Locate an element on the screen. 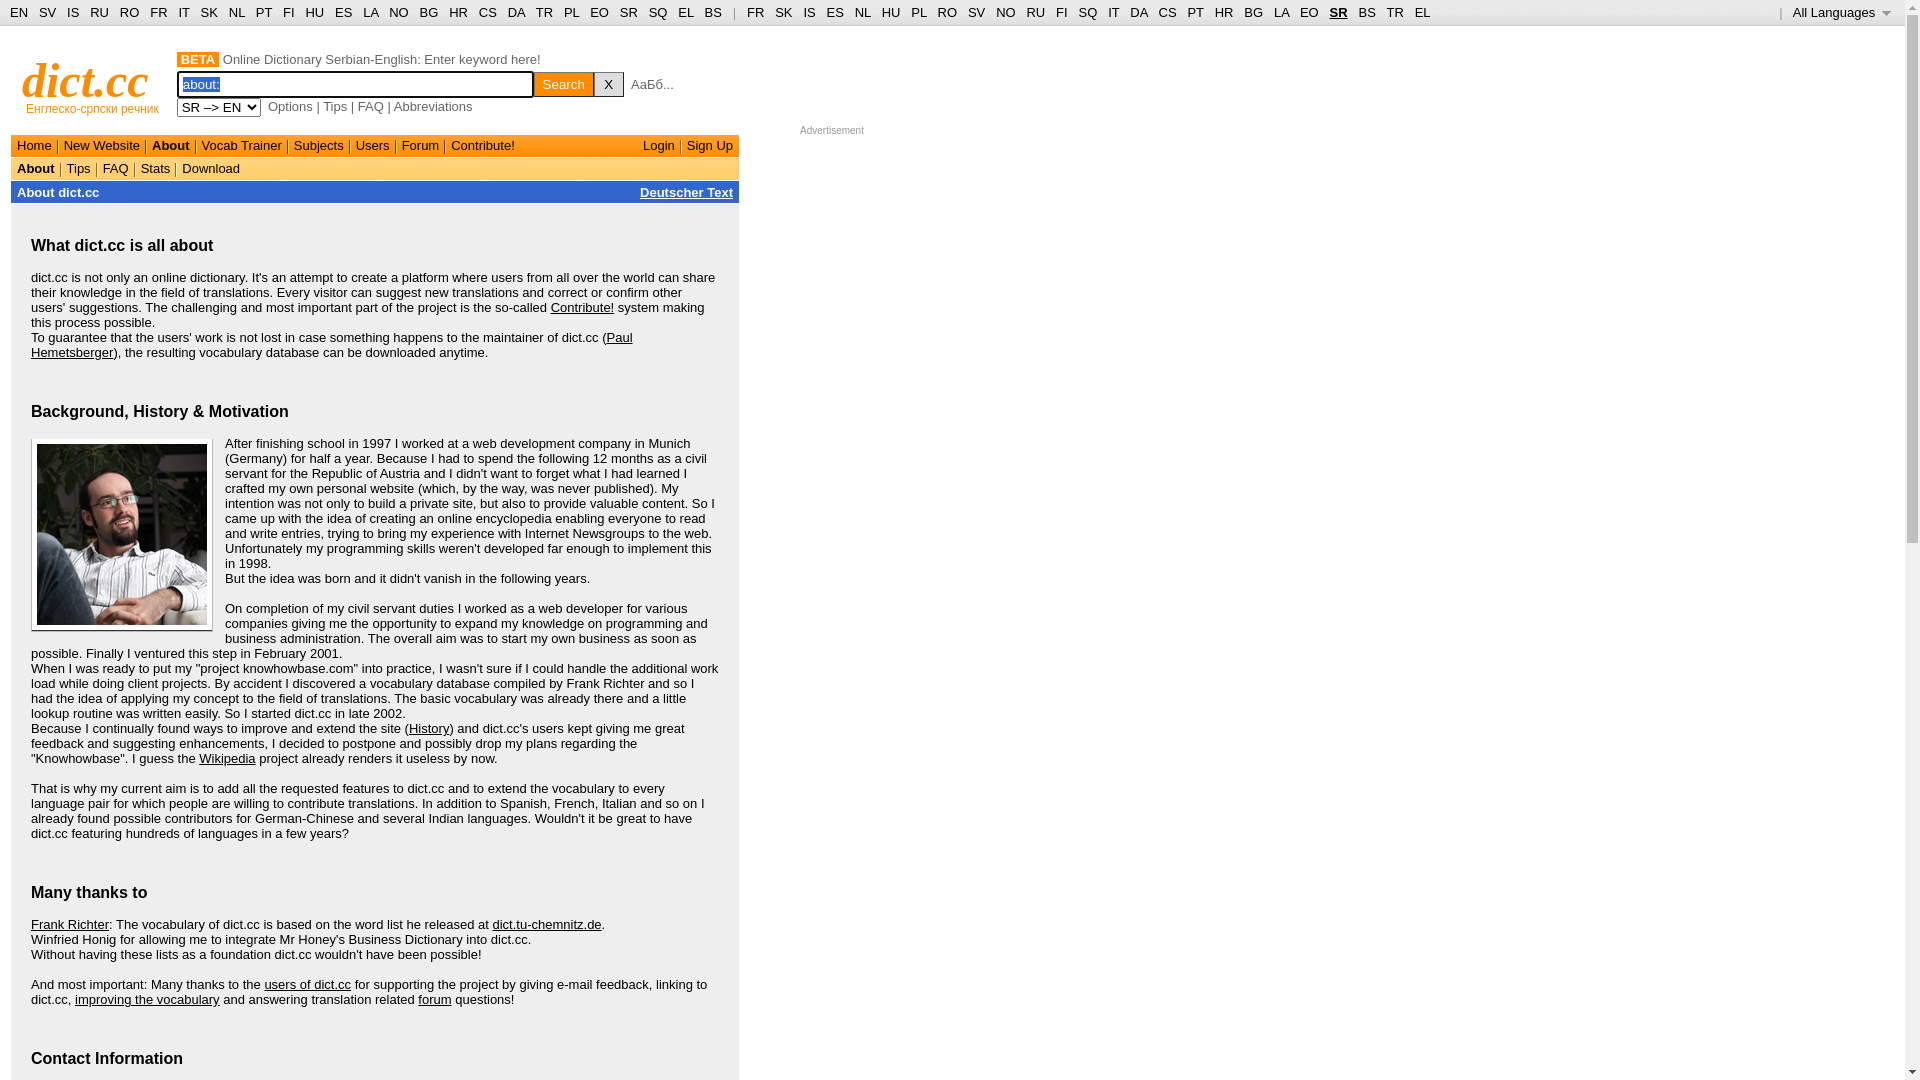 Image resolution: width=1920 pixels, height=1080 pixels. 'NO' is located at coordinates (1006, 12).